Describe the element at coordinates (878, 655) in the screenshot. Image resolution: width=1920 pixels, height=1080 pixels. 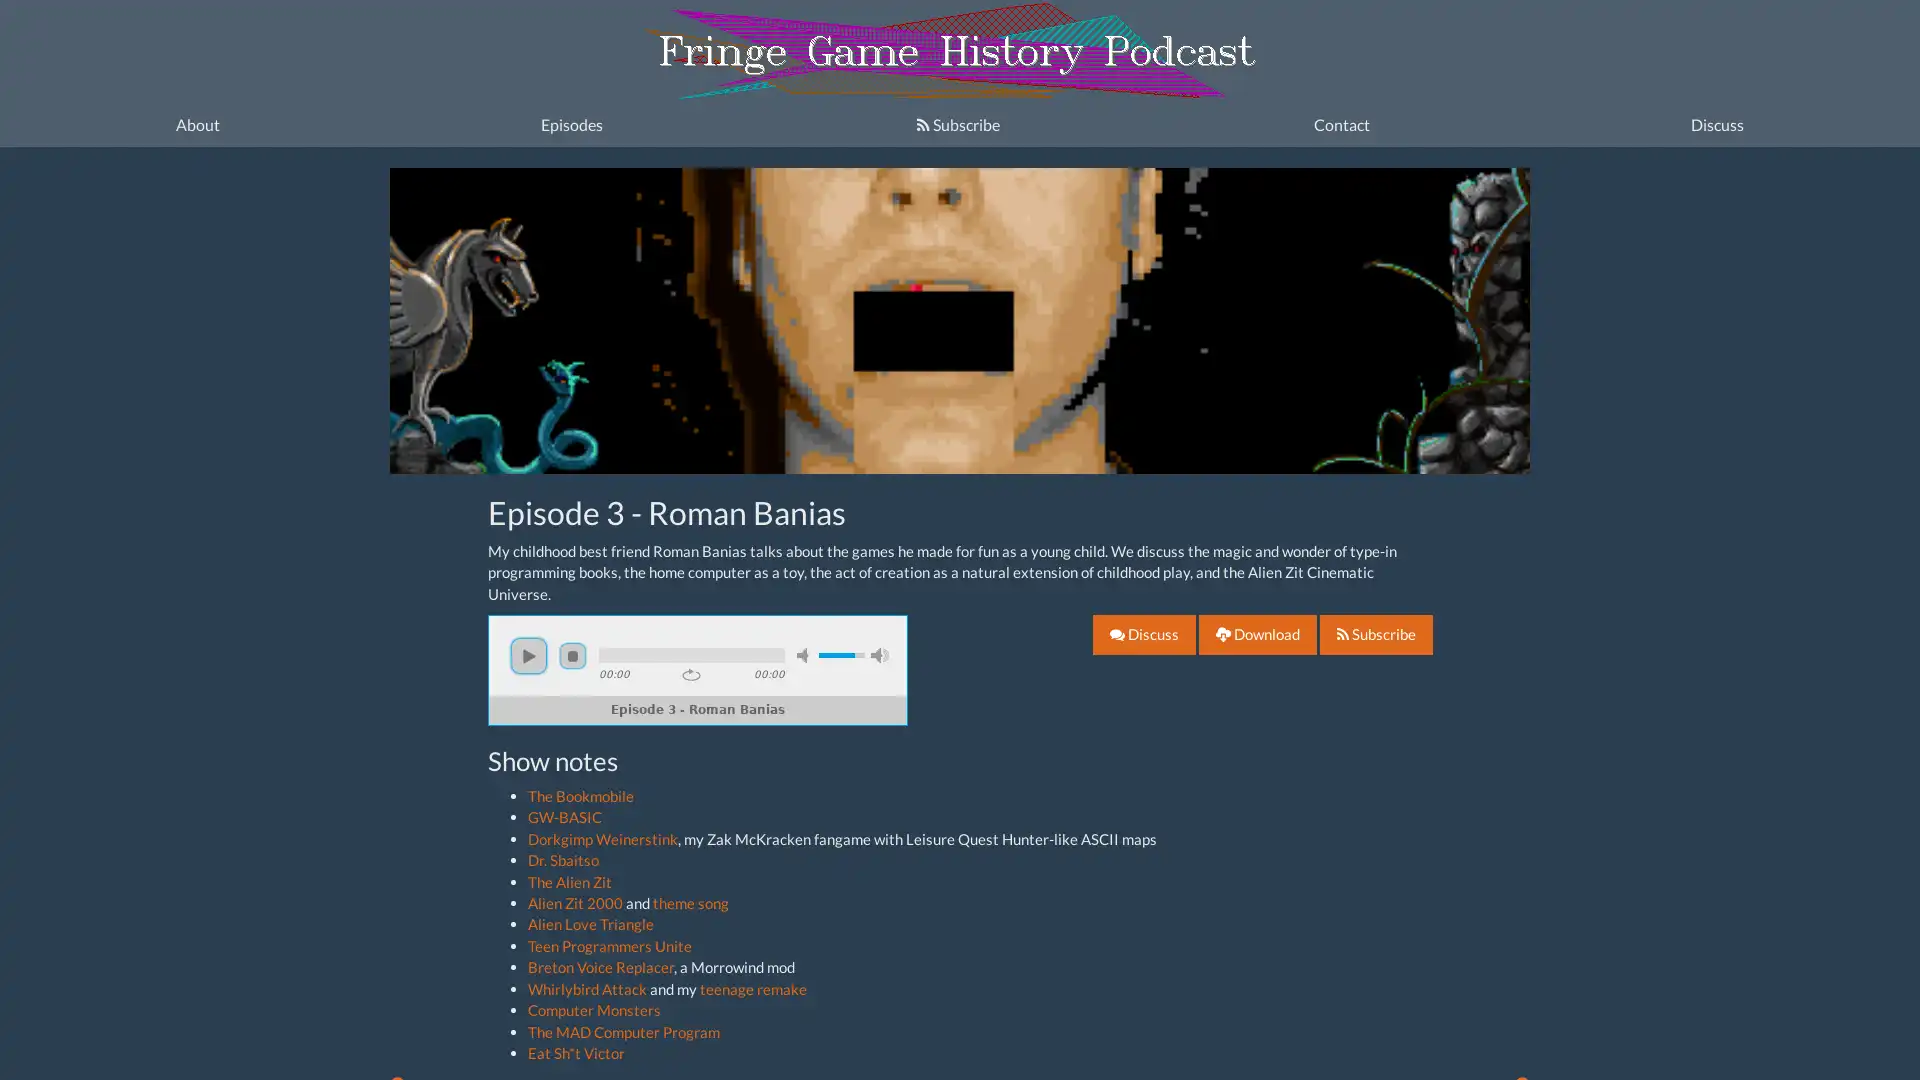
I see `max volume` at that location.